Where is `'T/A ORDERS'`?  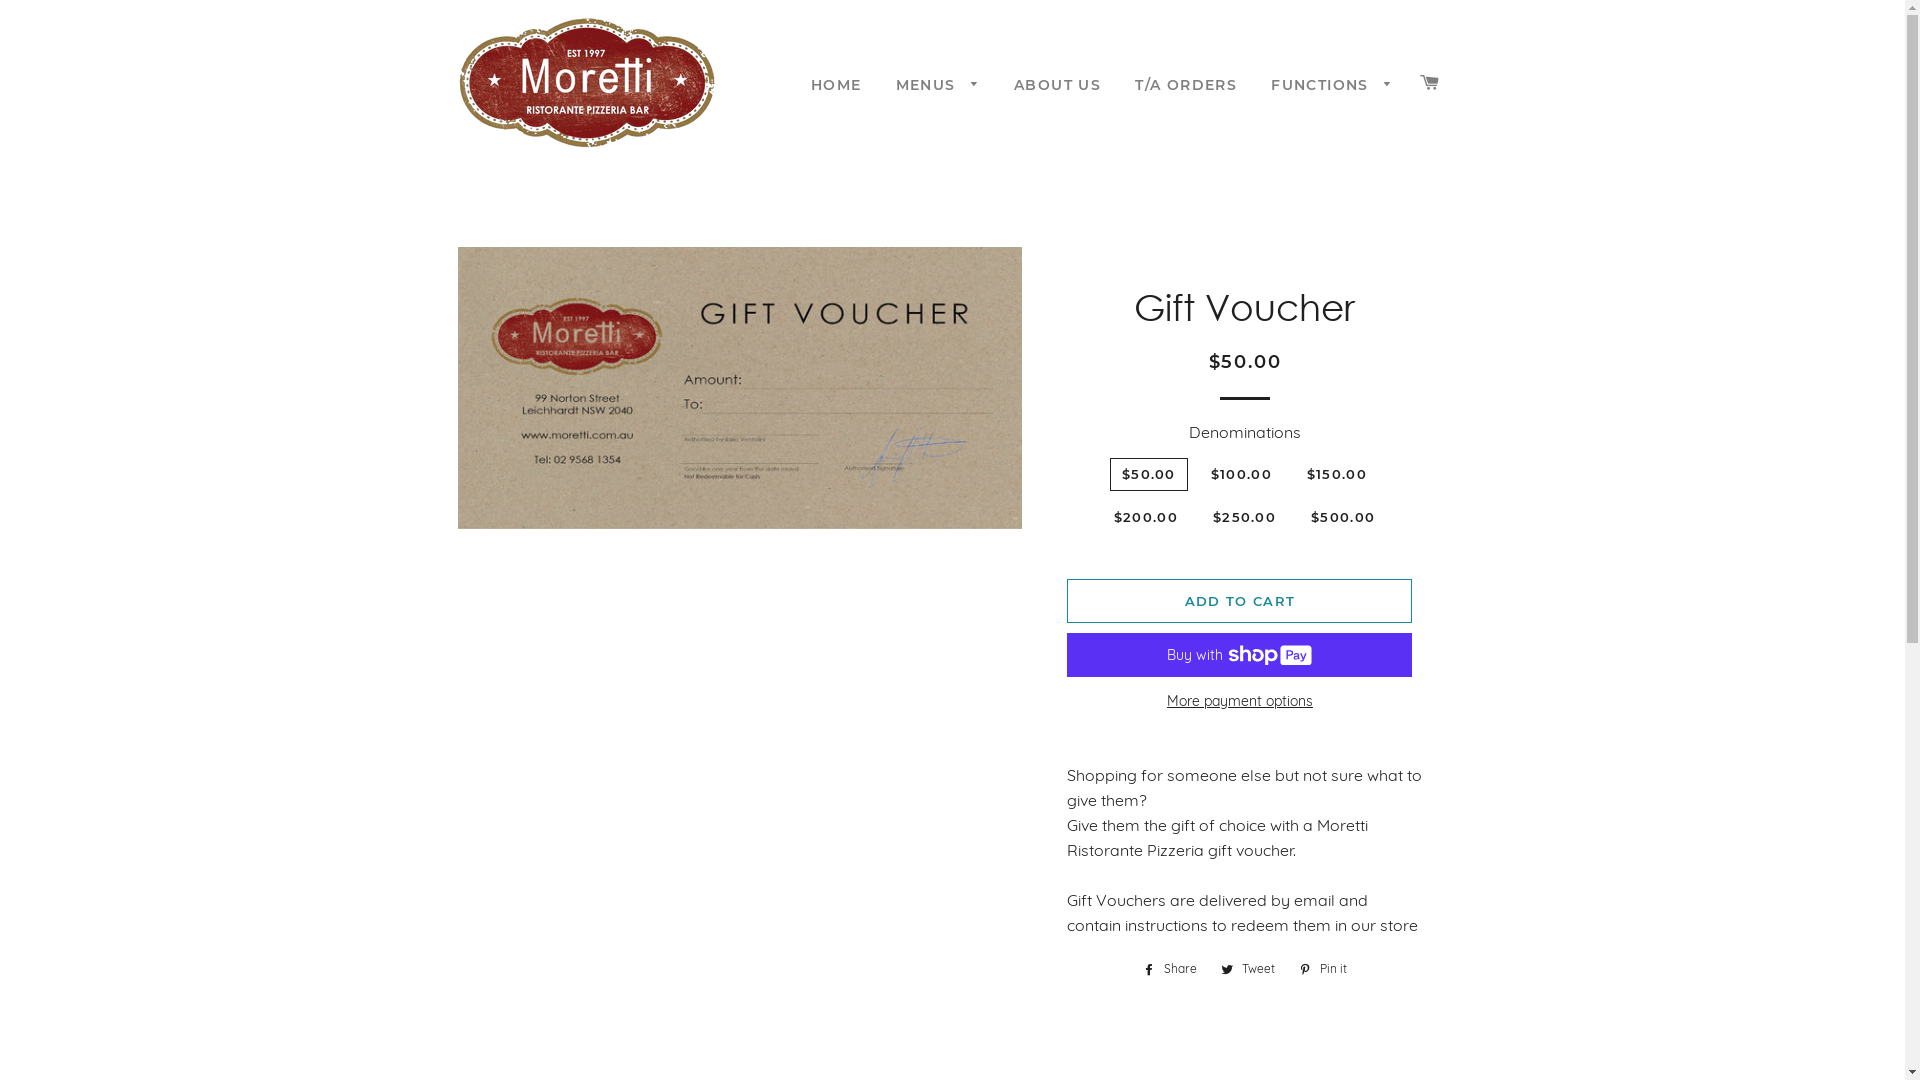 'T/A ORDERS' is located at coordinates (1185, 84).